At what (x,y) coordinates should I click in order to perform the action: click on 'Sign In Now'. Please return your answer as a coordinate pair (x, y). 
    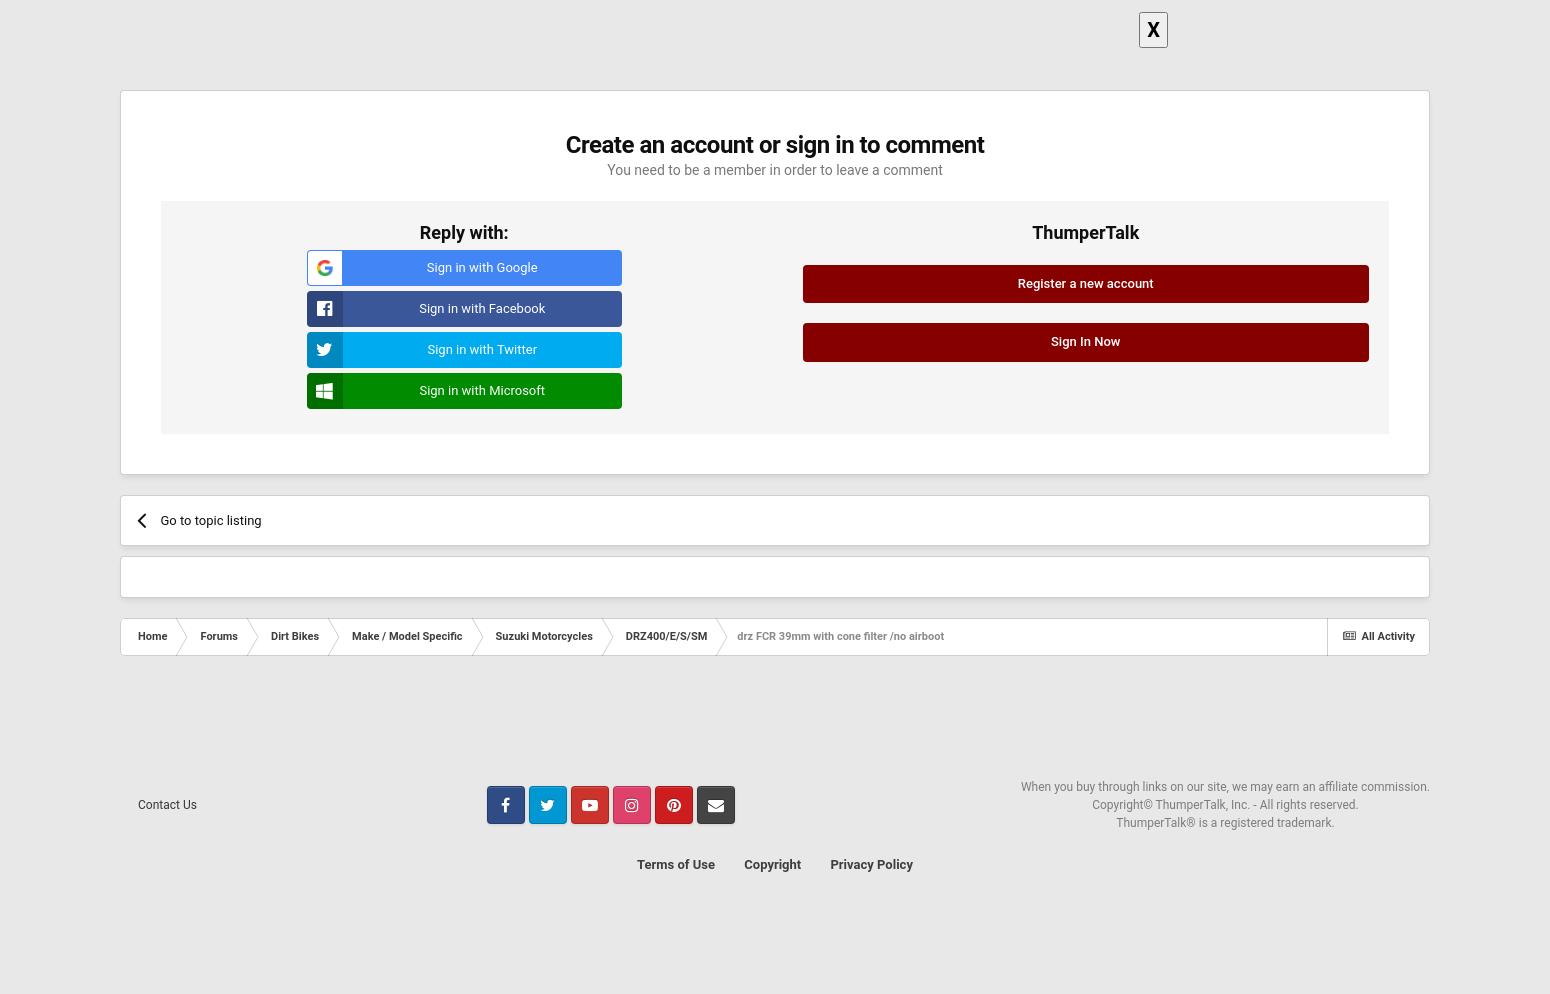
    Looking at the image, I should click on (1085, 340).